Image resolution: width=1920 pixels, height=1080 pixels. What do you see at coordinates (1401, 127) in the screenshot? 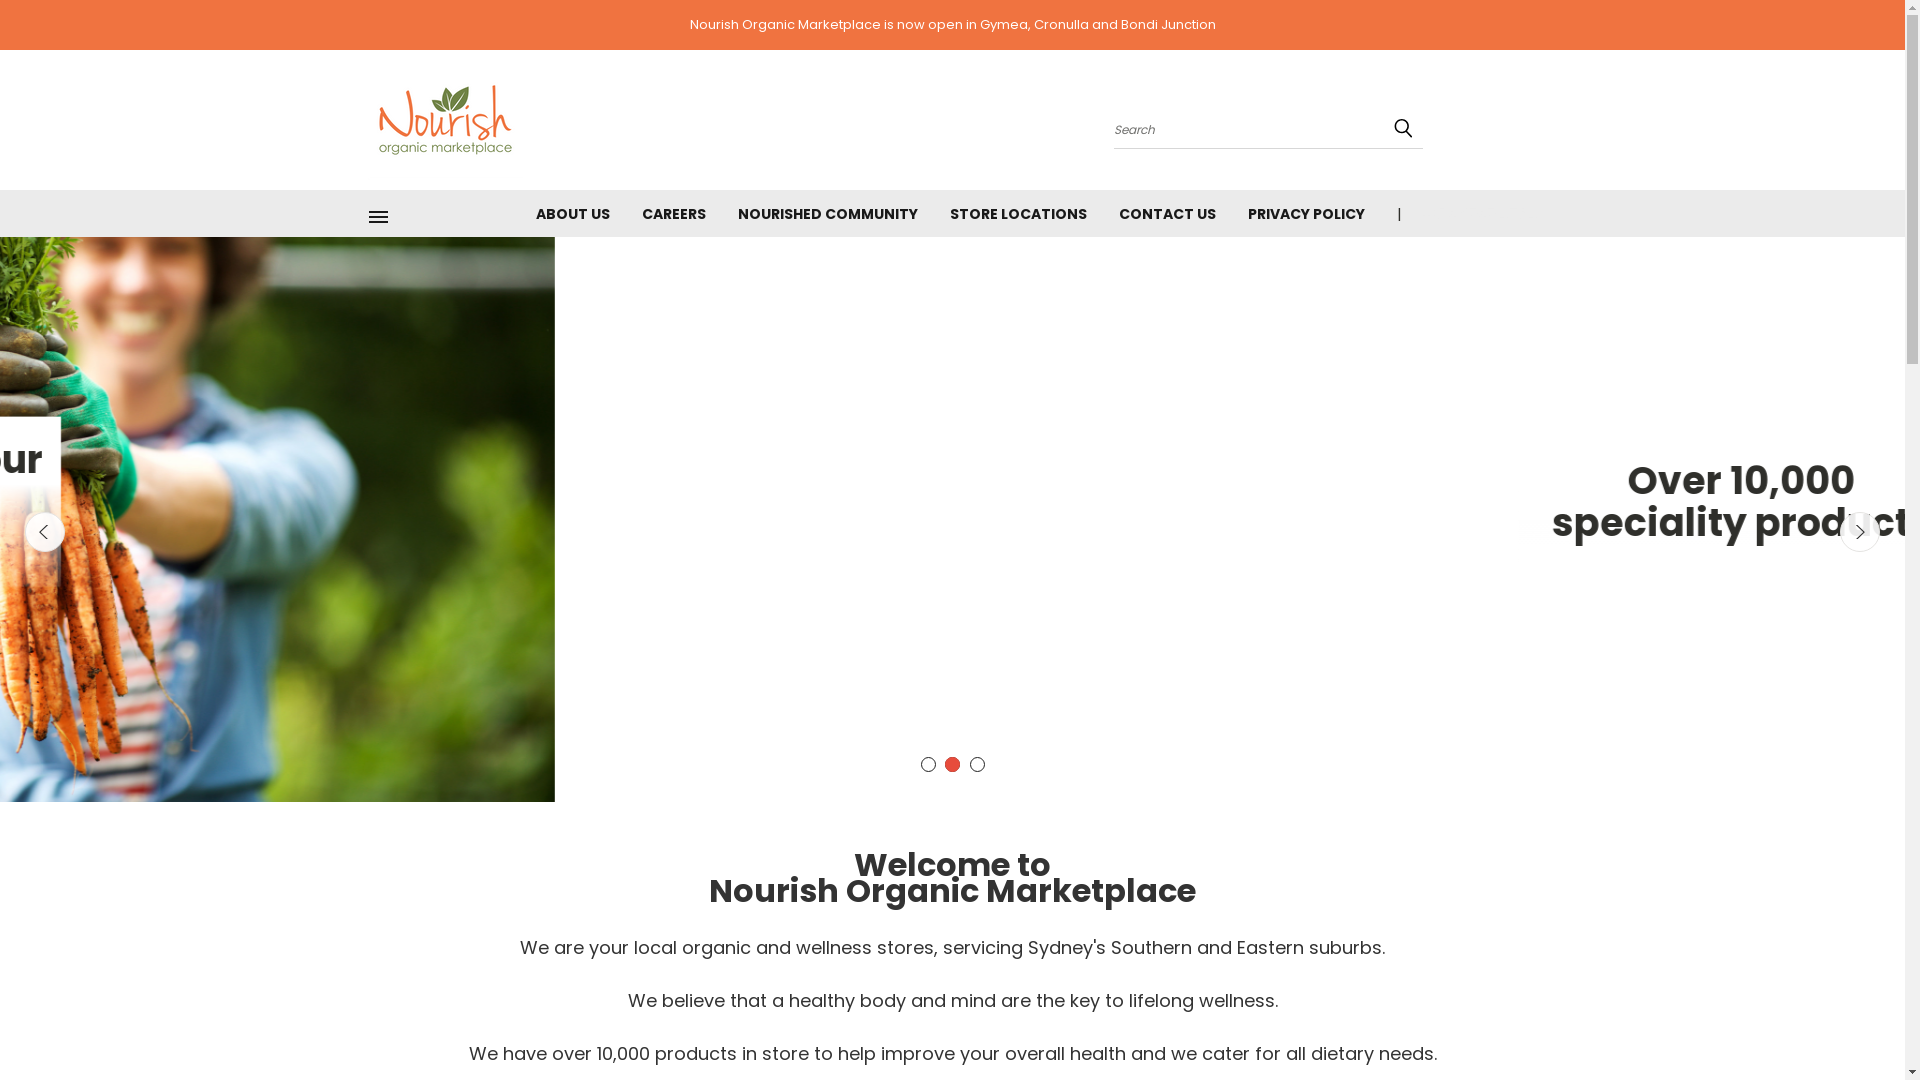
I see `'submit'` at bounding box center [1401, 127].